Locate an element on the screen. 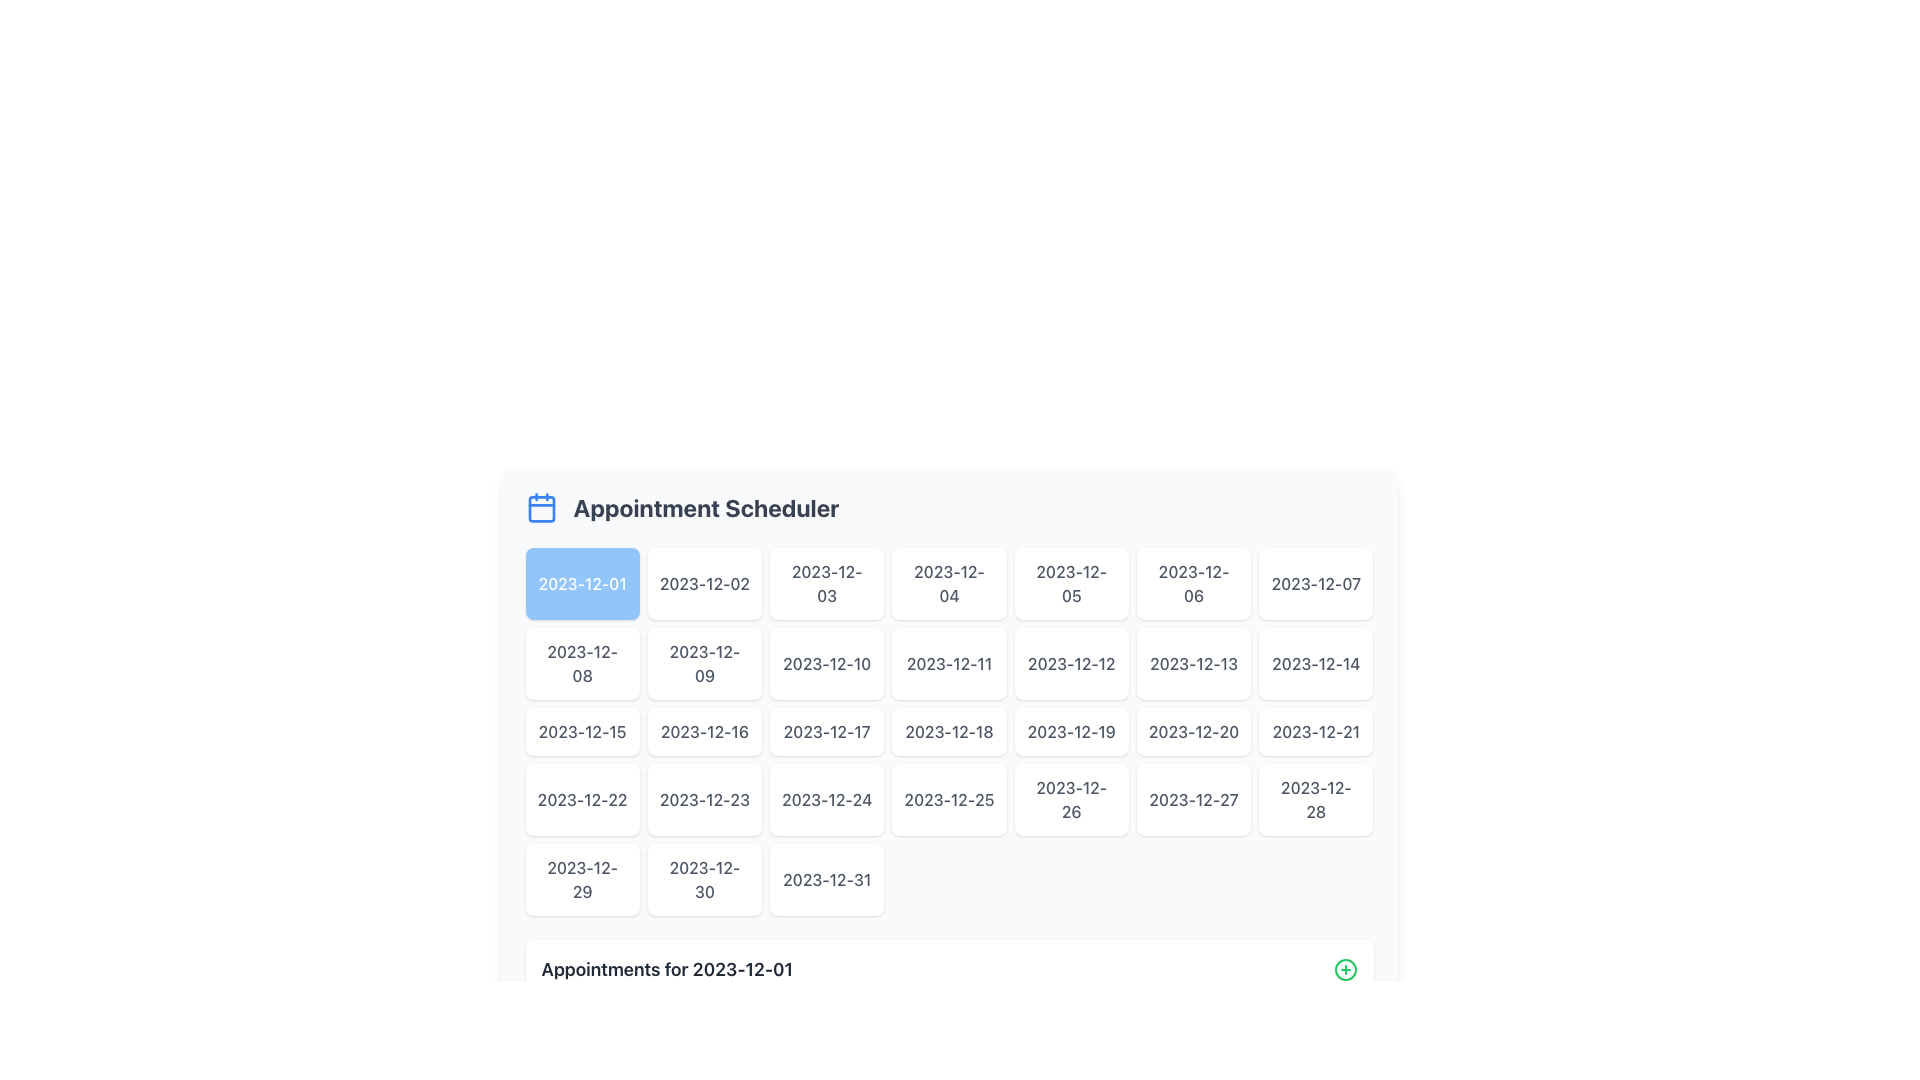 Image resolution: width=1920 pixels, height=1080 pixels. the rectangular button displaying the date '2023-12-20' with a light-gray background and dark-gray text is located at coordinates (1194, 732).